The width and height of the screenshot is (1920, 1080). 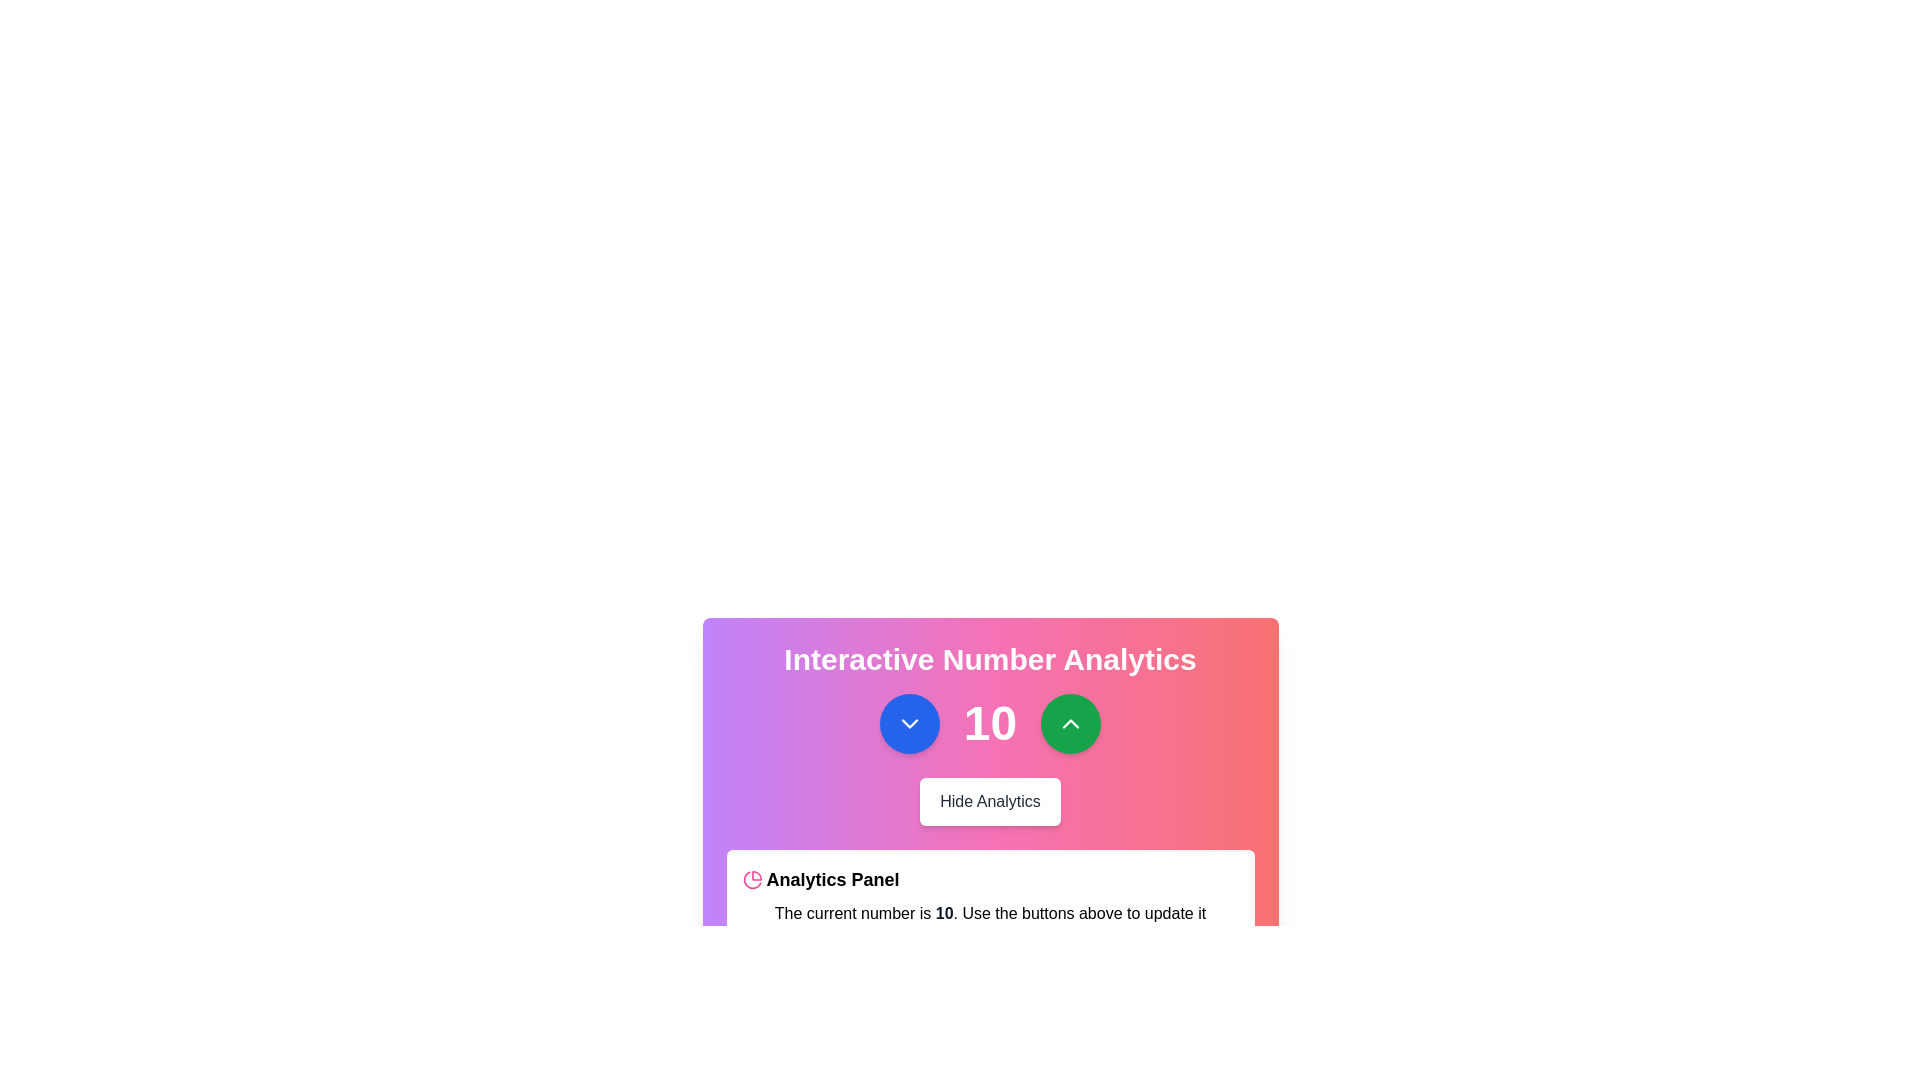 What do you see at coordinates (1070, 724) in the screenshot?
I see `the increment button` at bounding box center [1070, 724].